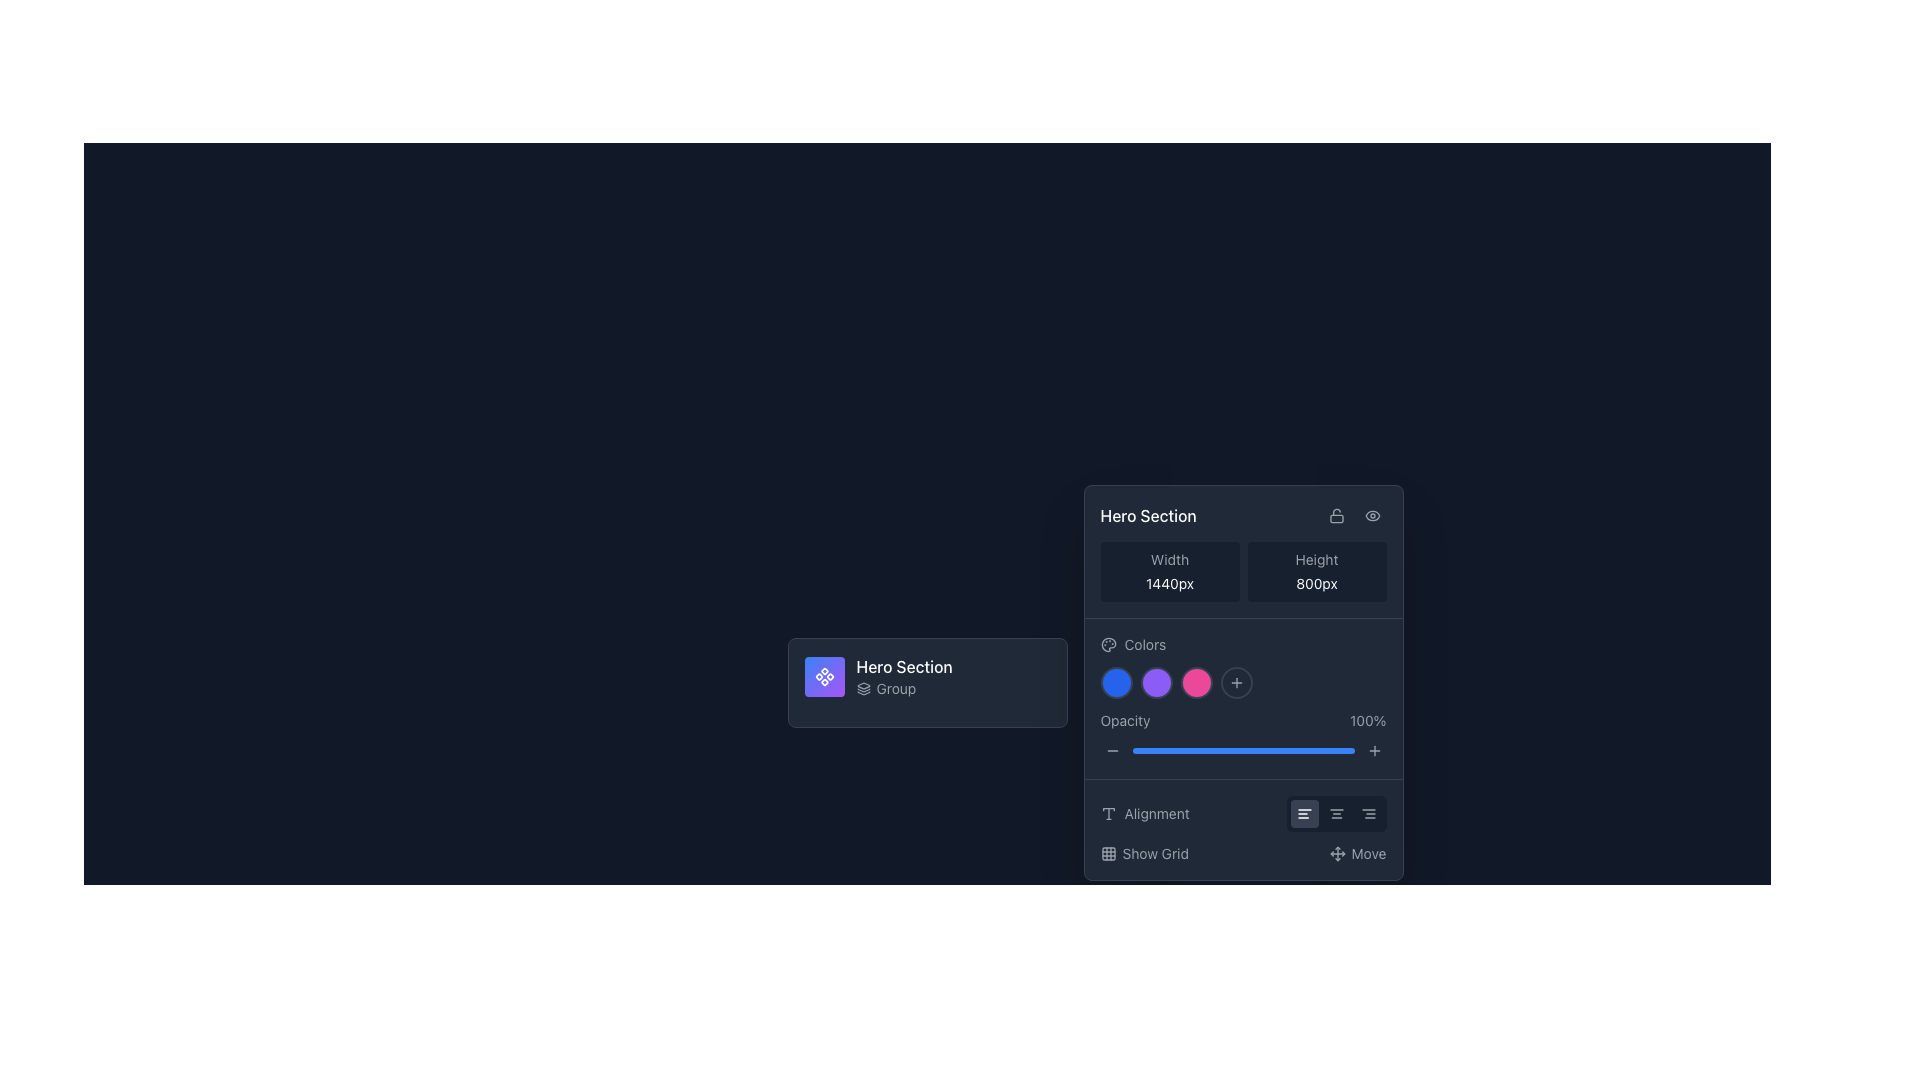  What do you see at coordinates (895, 688) in the screenshot?
I see `the text label displaying 'Group' in a small gray font, located next to the layered icon beneath the 'Hero Section' heading` at bounding box center [895, 688].